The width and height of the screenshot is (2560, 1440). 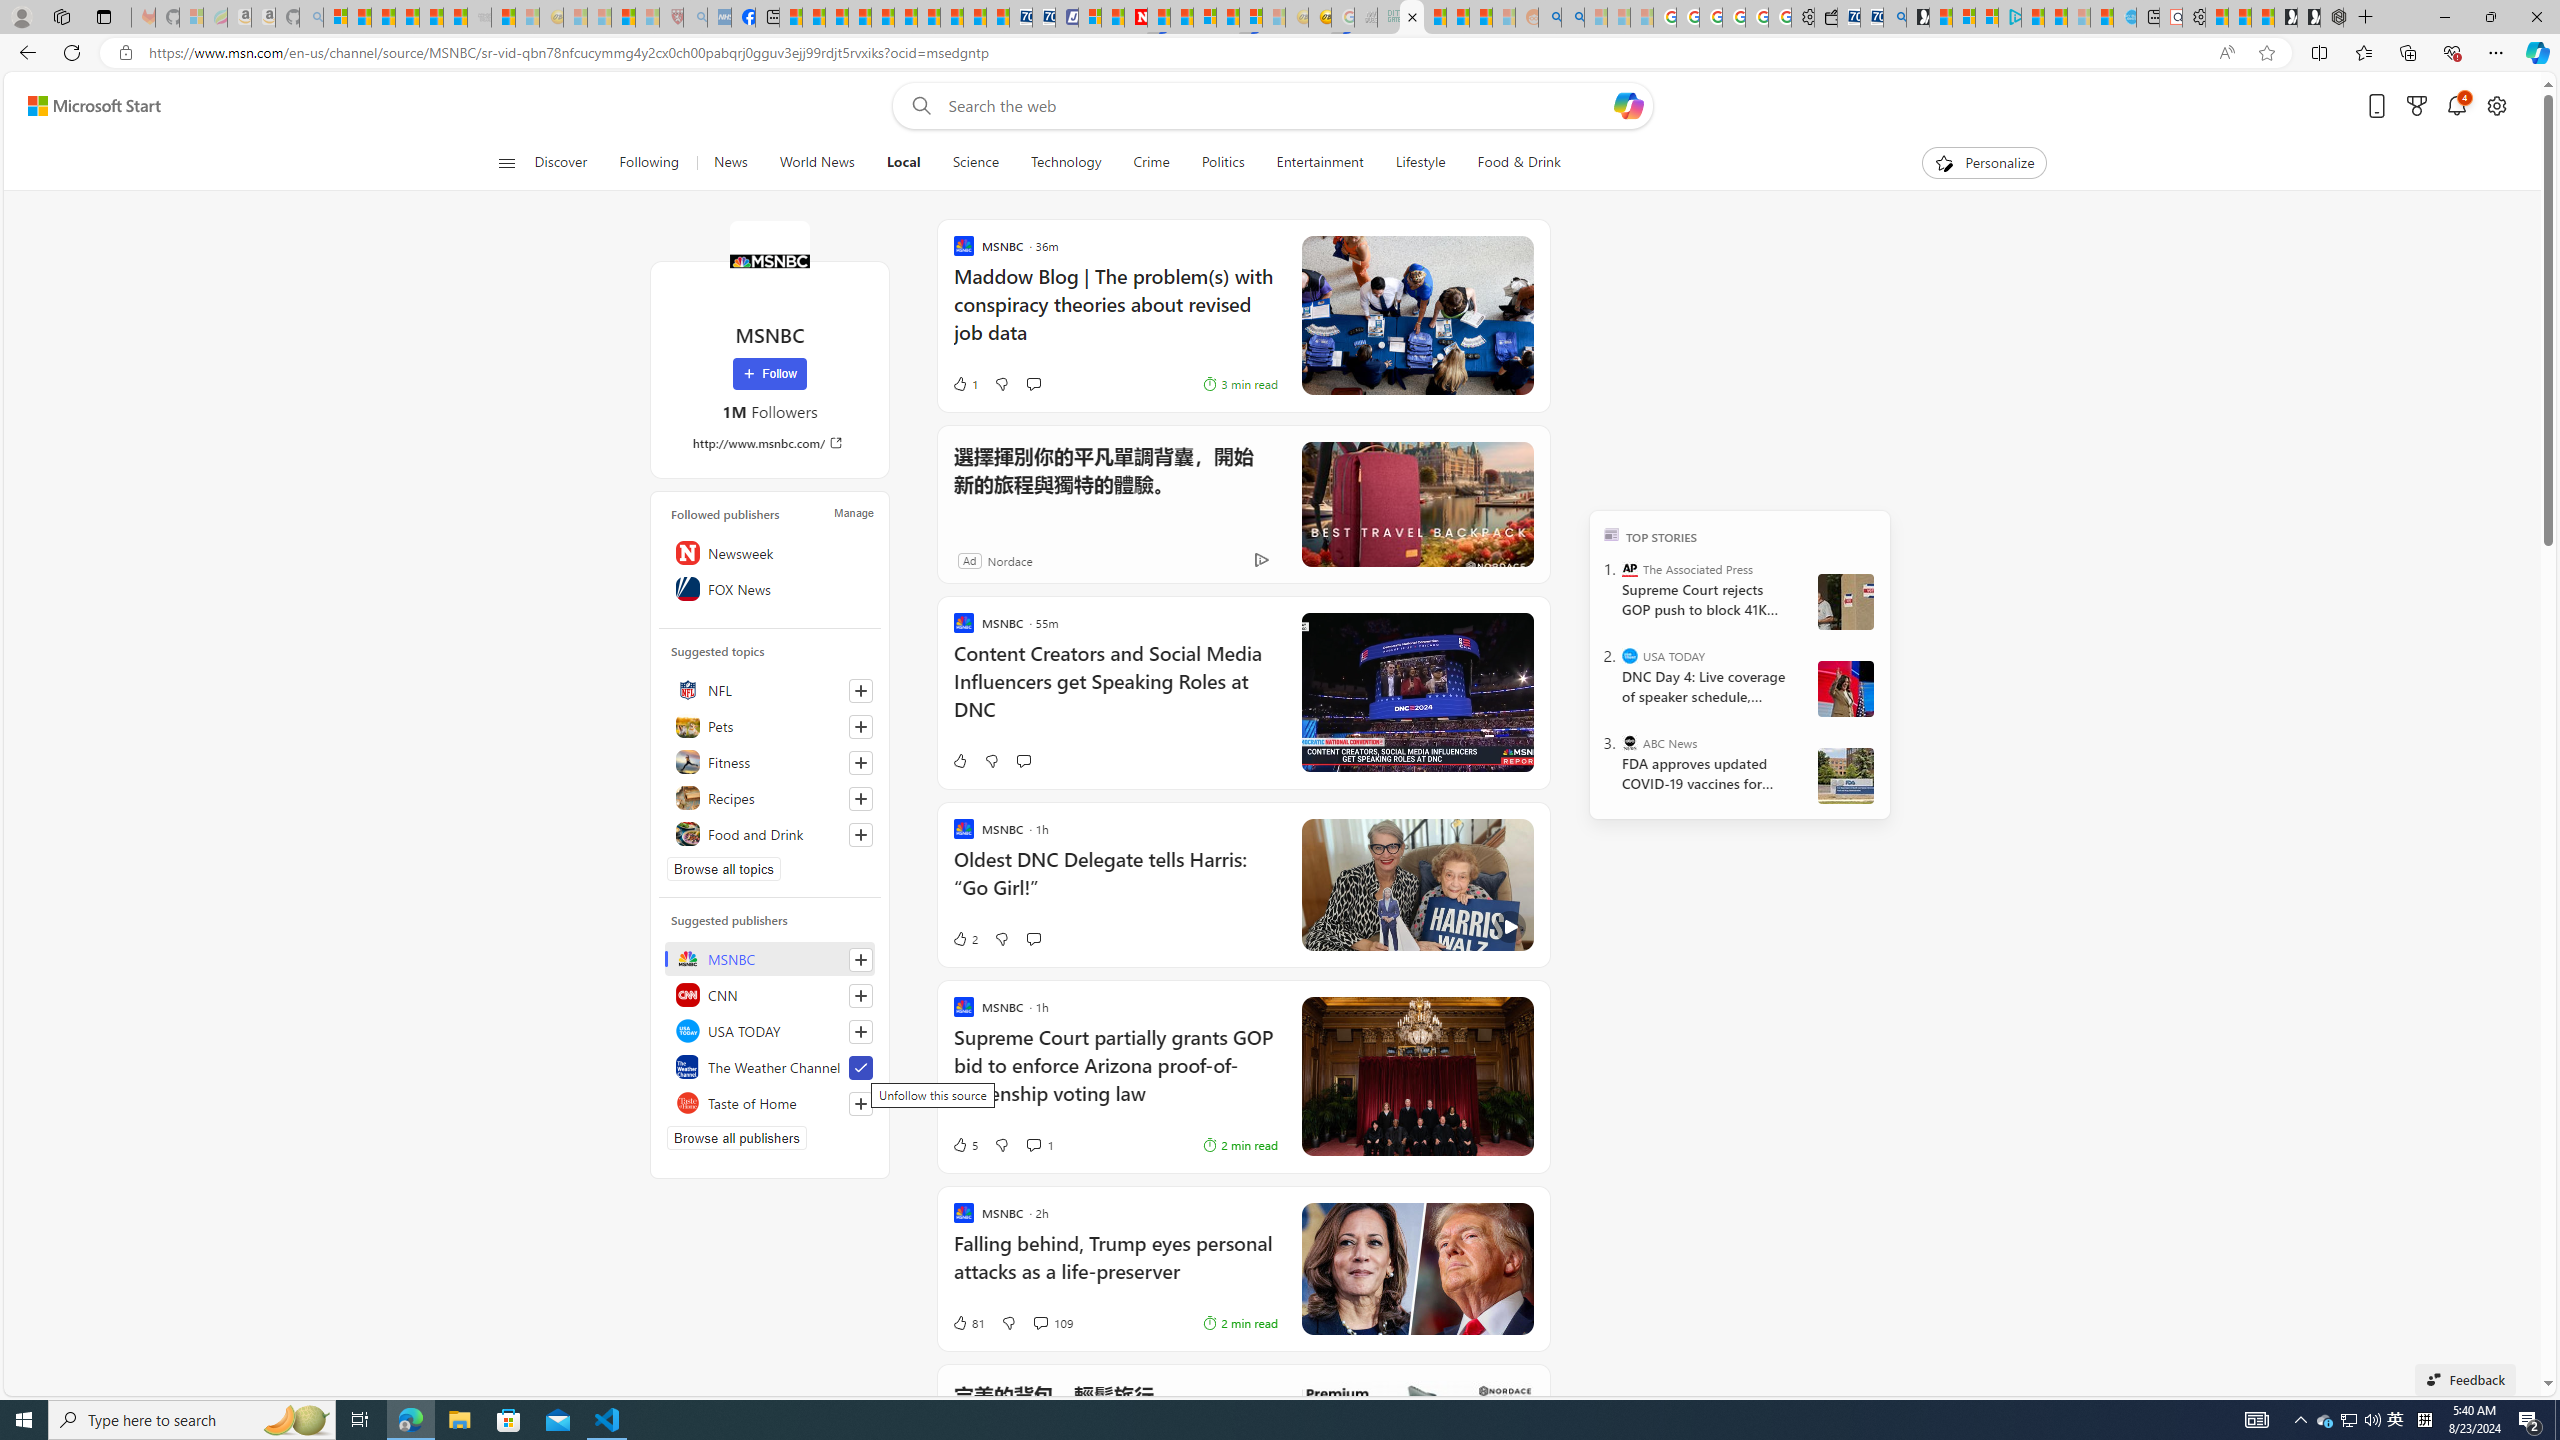 What do you see at coordinates (770, 551) in the screenshot?
I see `'Newsweek'` at bounding box center [770, 551].